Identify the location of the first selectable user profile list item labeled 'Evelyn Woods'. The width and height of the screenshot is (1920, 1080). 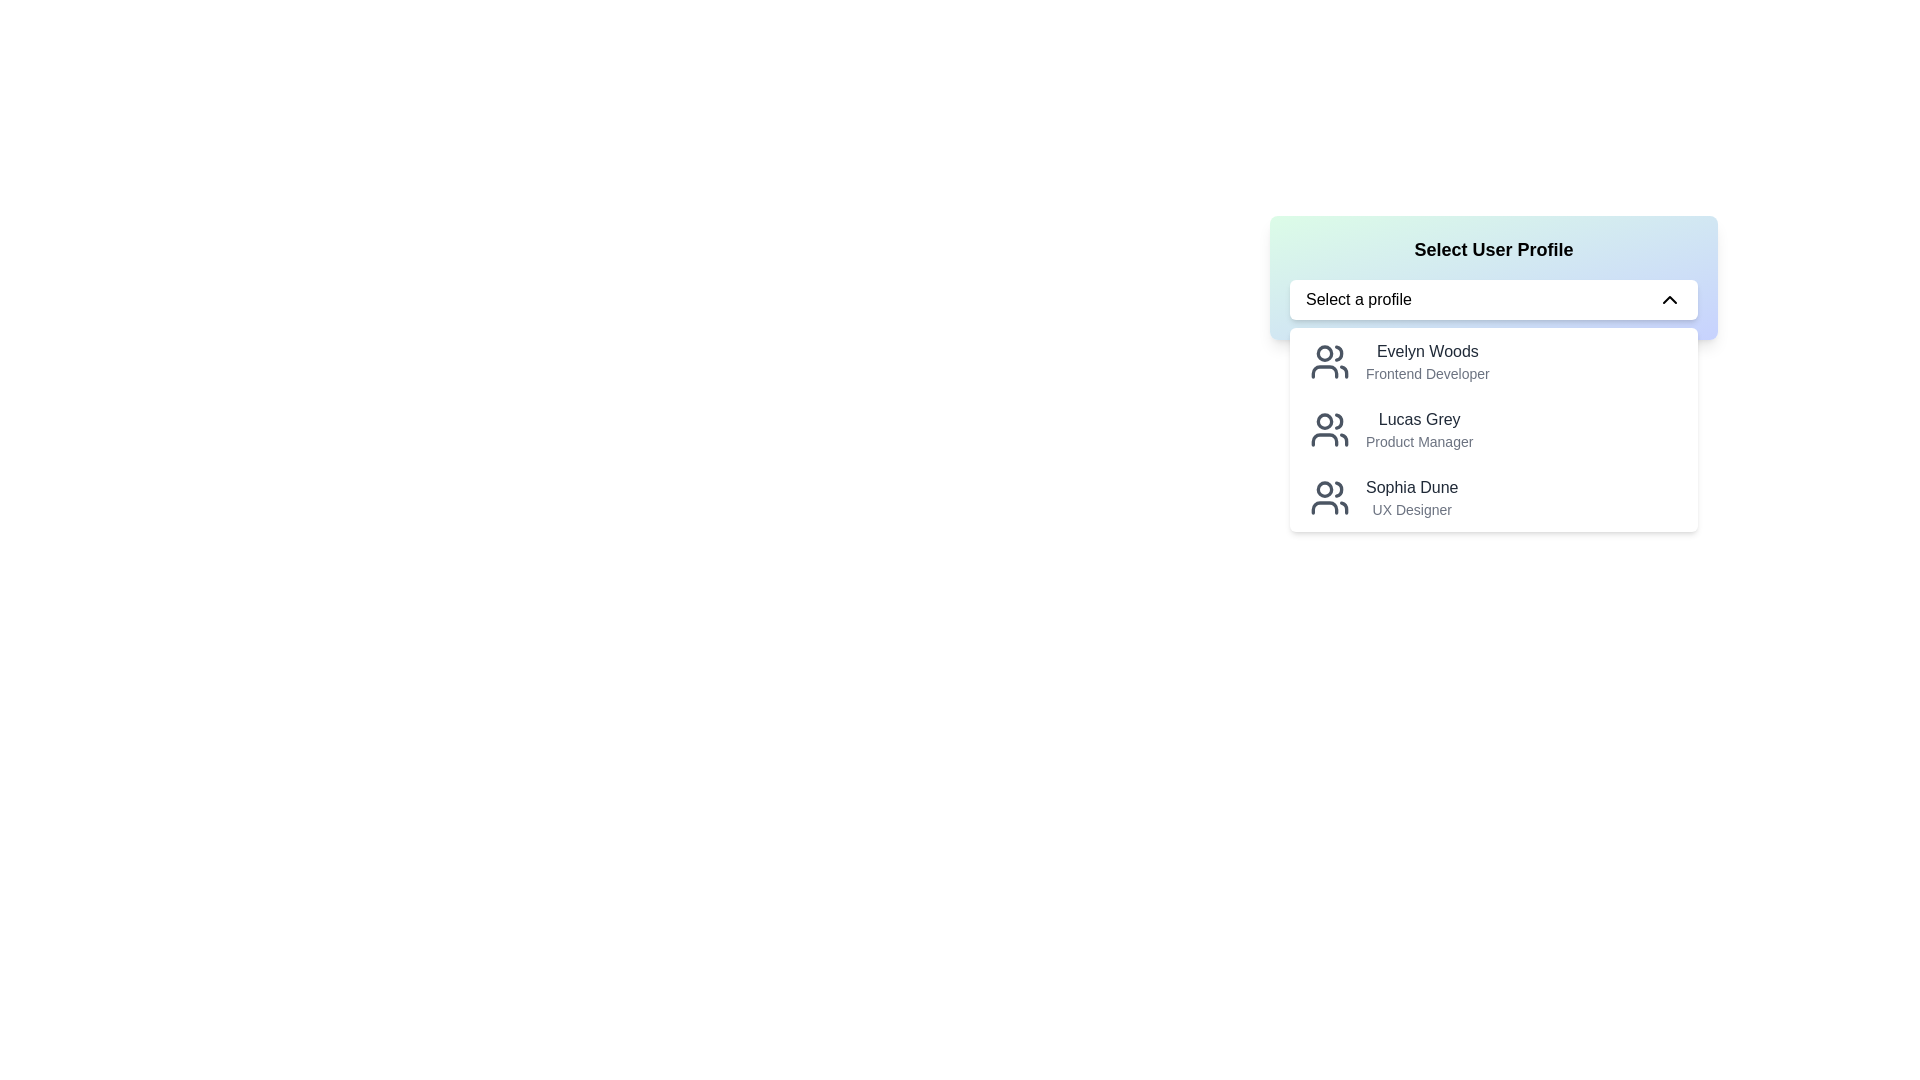
(1426, 362).